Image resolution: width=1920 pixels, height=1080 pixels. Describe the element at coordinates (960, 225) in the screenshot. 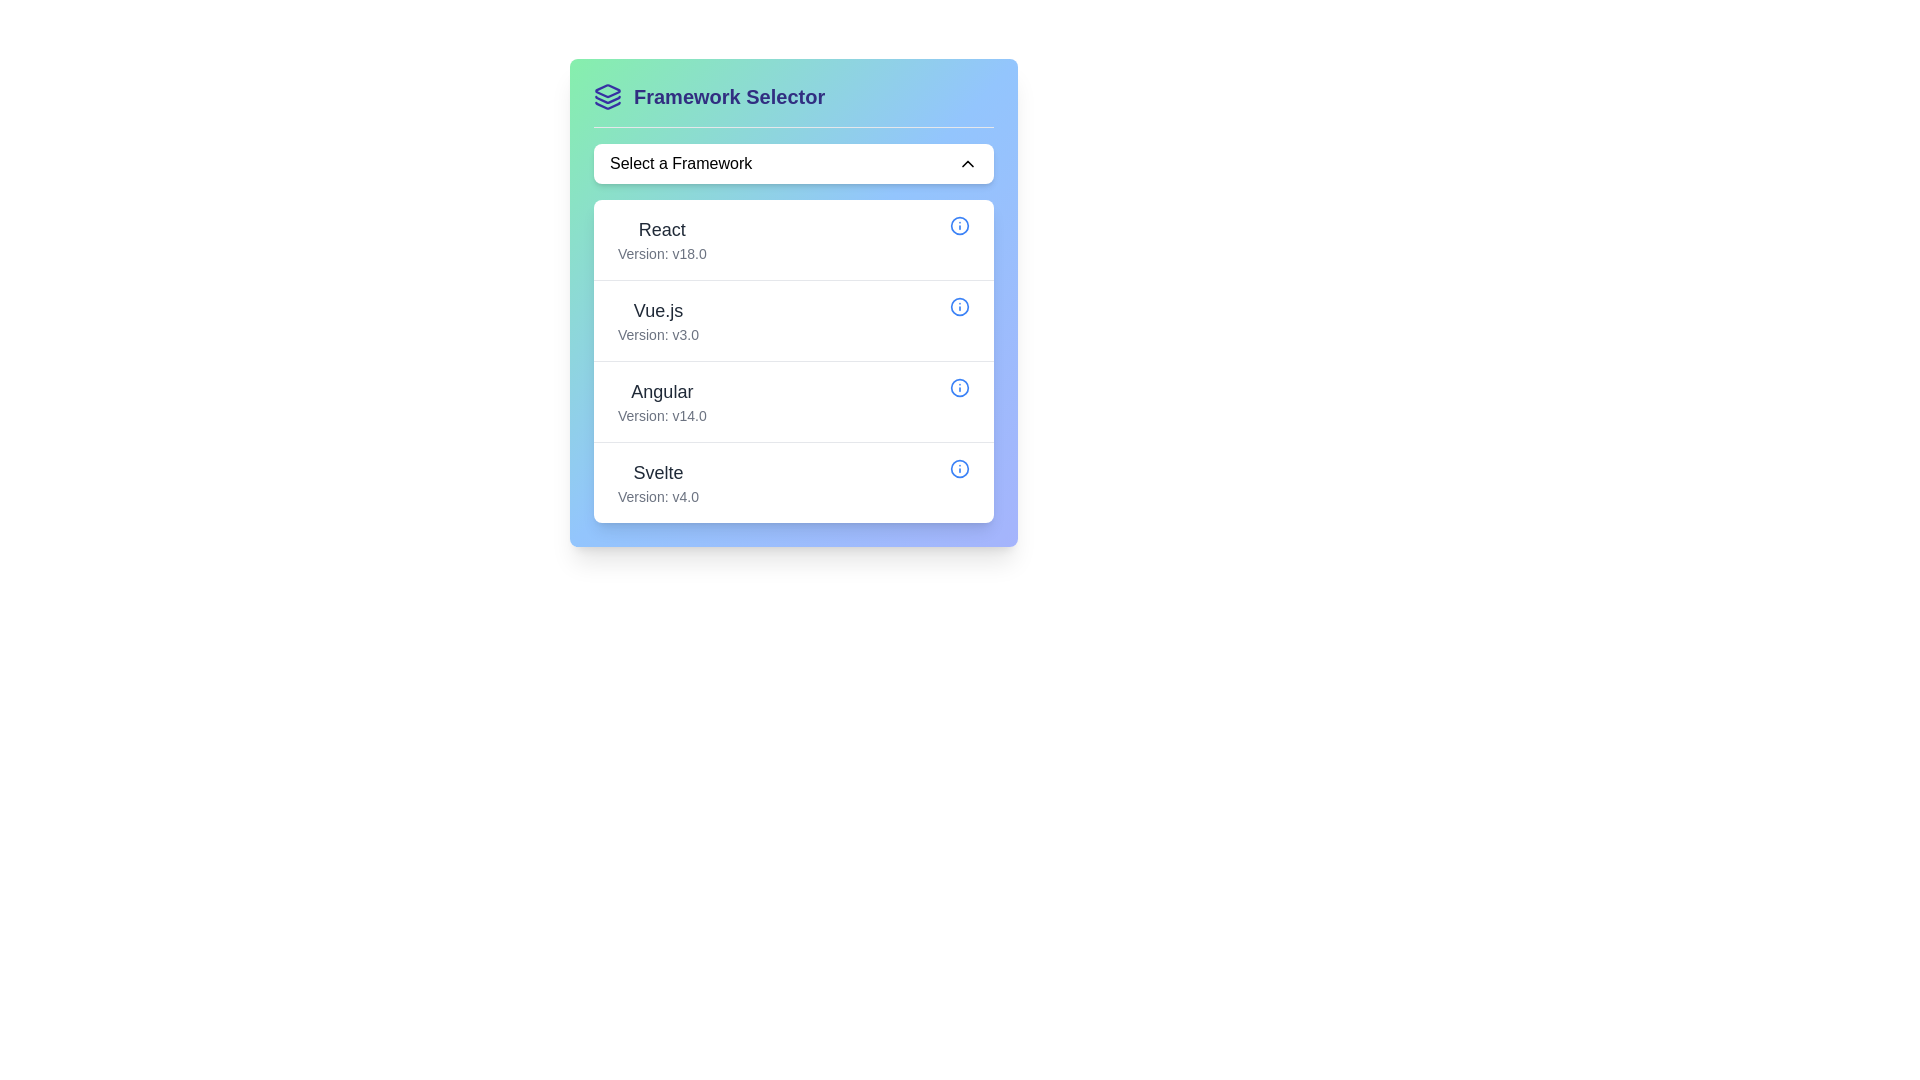

I see `the blue circular outline SVG icon that is part of the 'React' list item, located to the right side of the item text` at that location.